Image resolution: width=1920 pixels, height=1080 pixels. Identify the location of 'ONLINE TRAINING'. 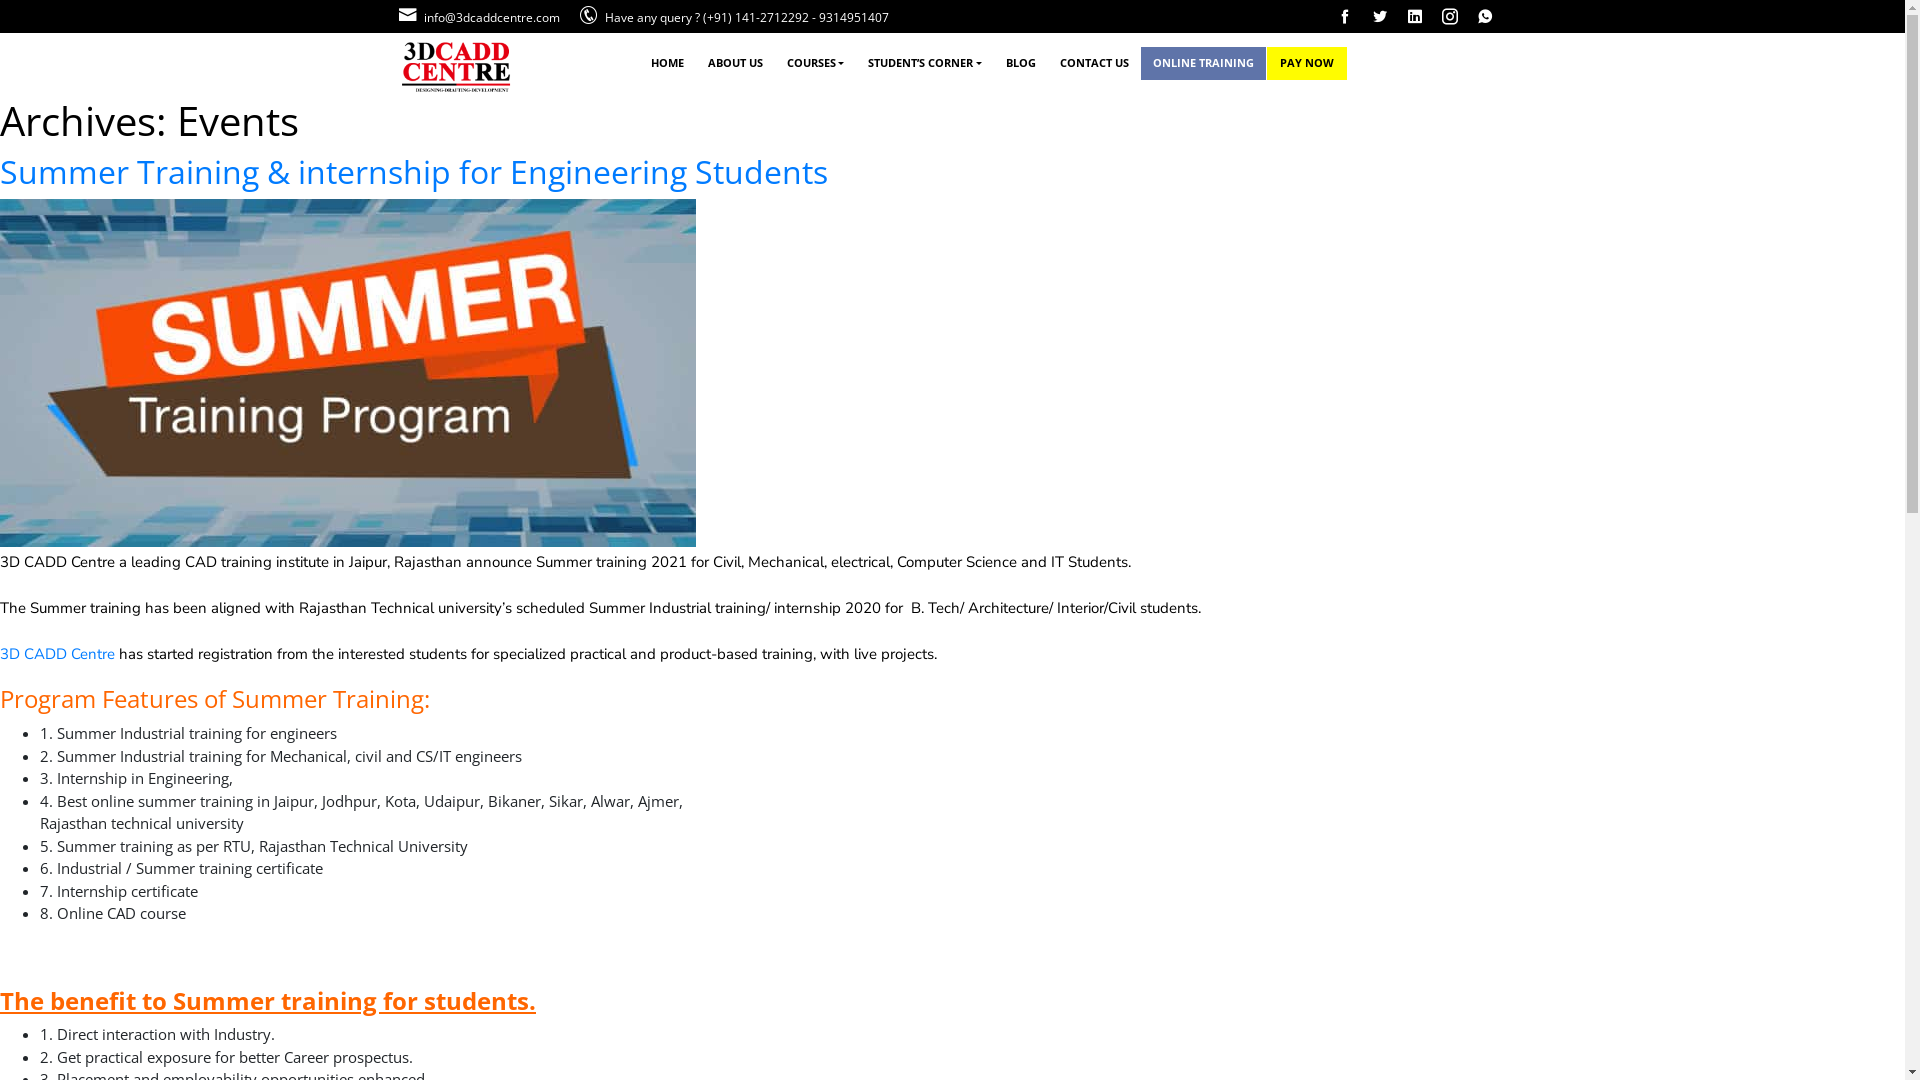
(1202, 62).